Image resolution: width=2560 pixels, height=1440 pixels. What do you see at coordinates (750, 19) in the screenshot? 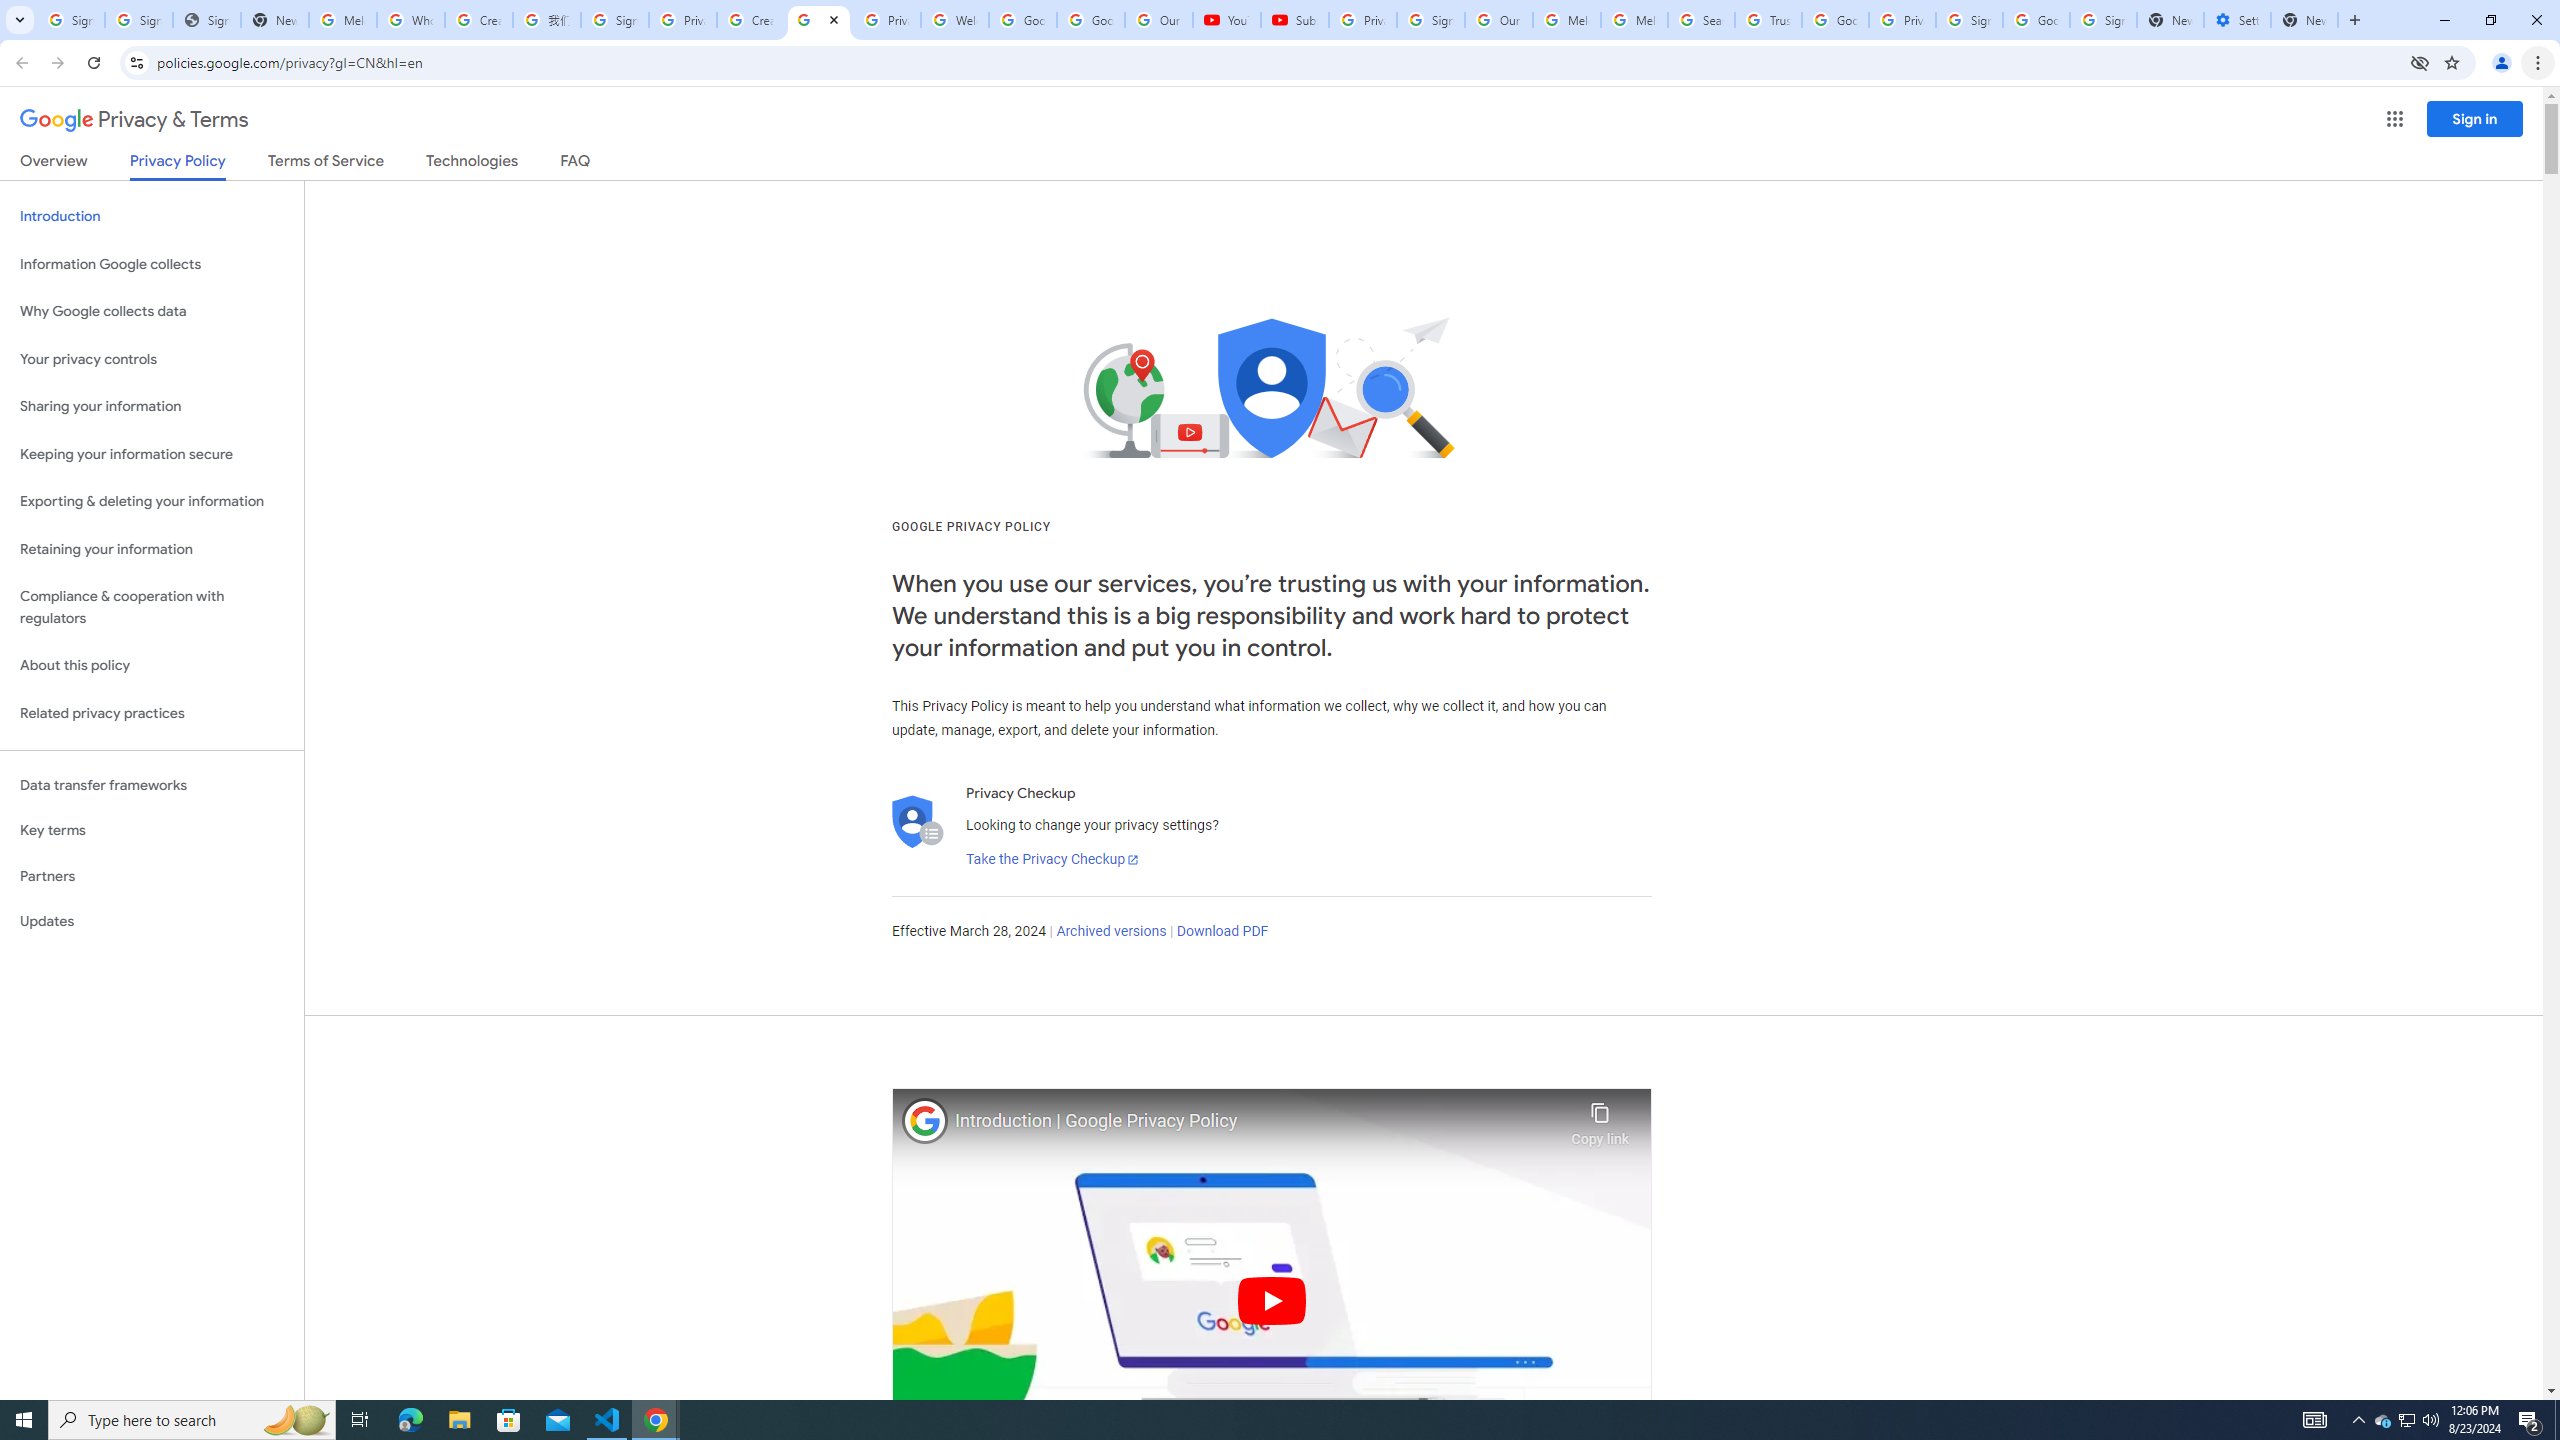
I see `'Create your Google Account'` at bounding box center [750, 19].